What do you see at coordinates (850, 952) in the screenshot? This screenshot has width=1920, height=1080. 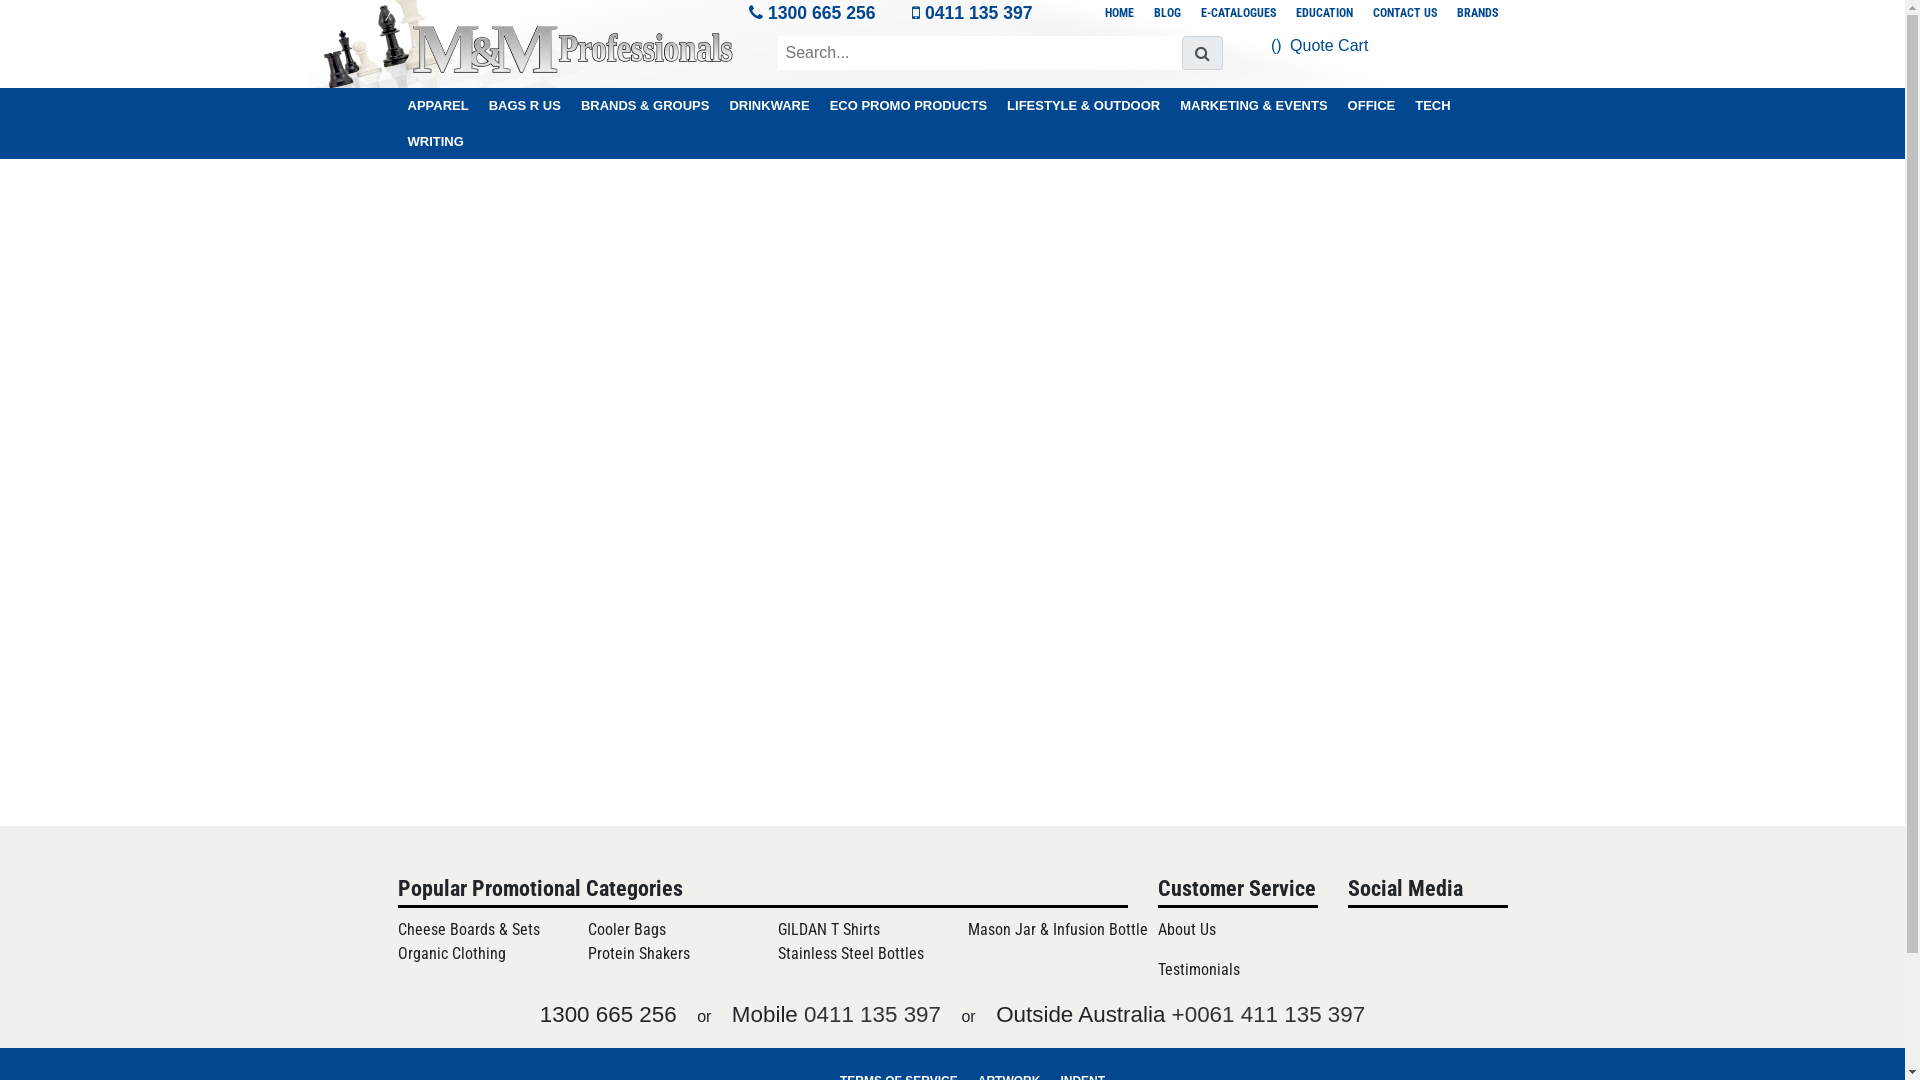 I see `'Stainless Steel Bottles'` at bounding box center [850, 952].